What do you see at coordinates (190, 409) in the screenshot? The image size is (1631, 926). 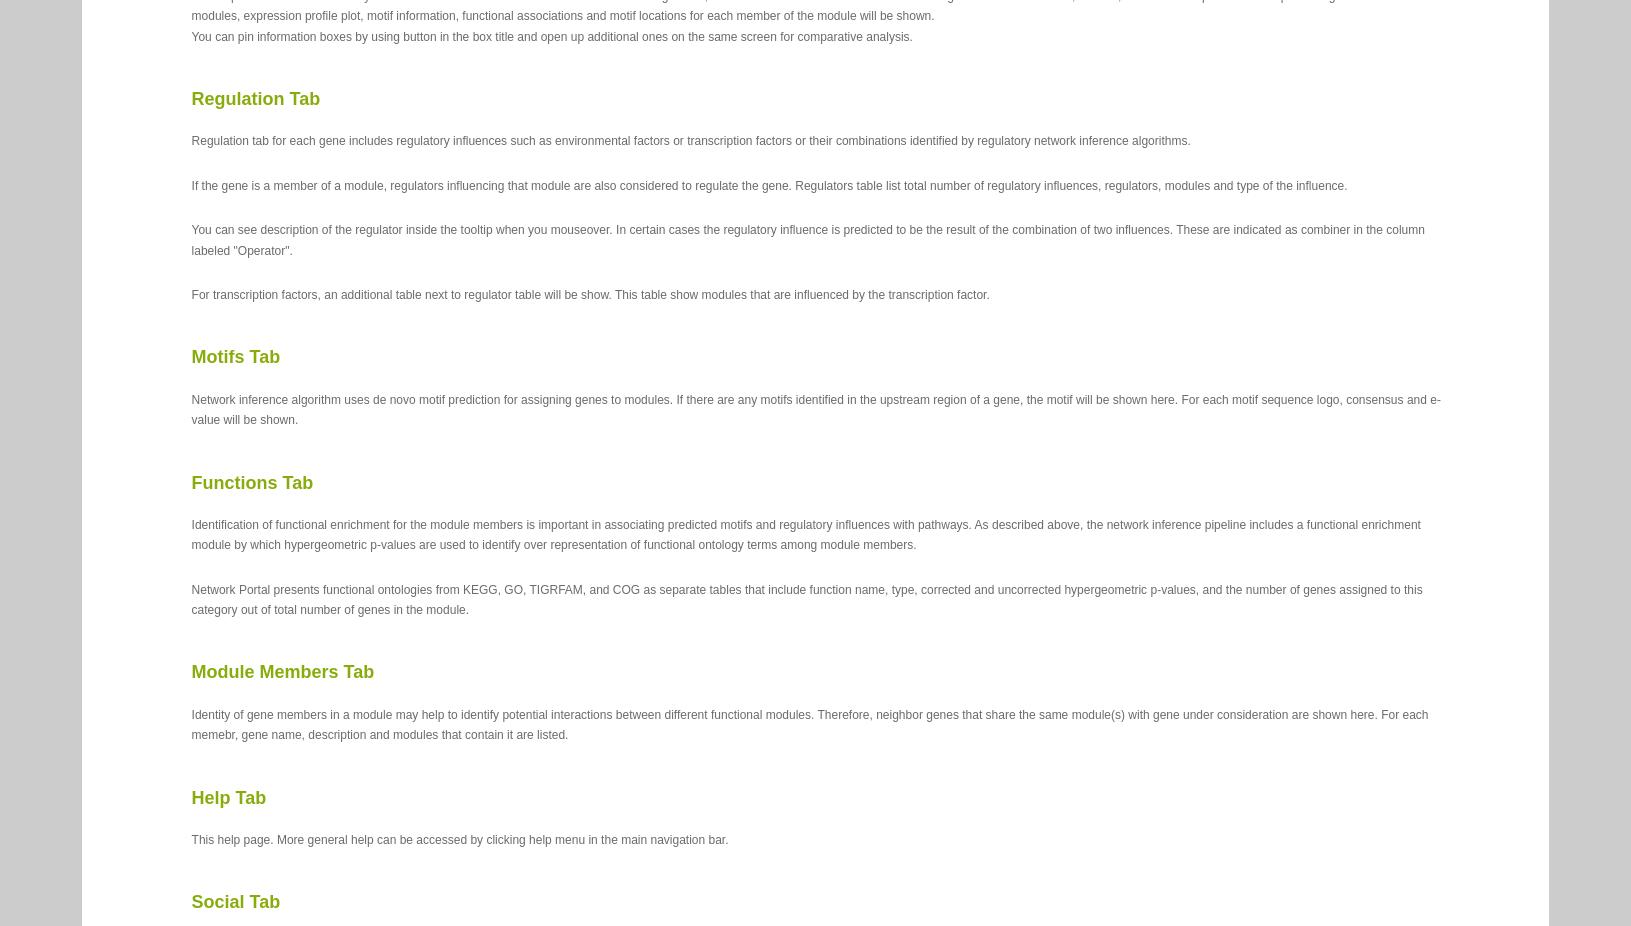 I see `'Network inference algorithm uses de novo motif prediction for assigning genes to modules. If there are any motifs identified in the upstream region of a gene, the motif will be shown here. For each motif sequence logo, consensus and e-value will be shown.'` at bounding box center [190, 409].